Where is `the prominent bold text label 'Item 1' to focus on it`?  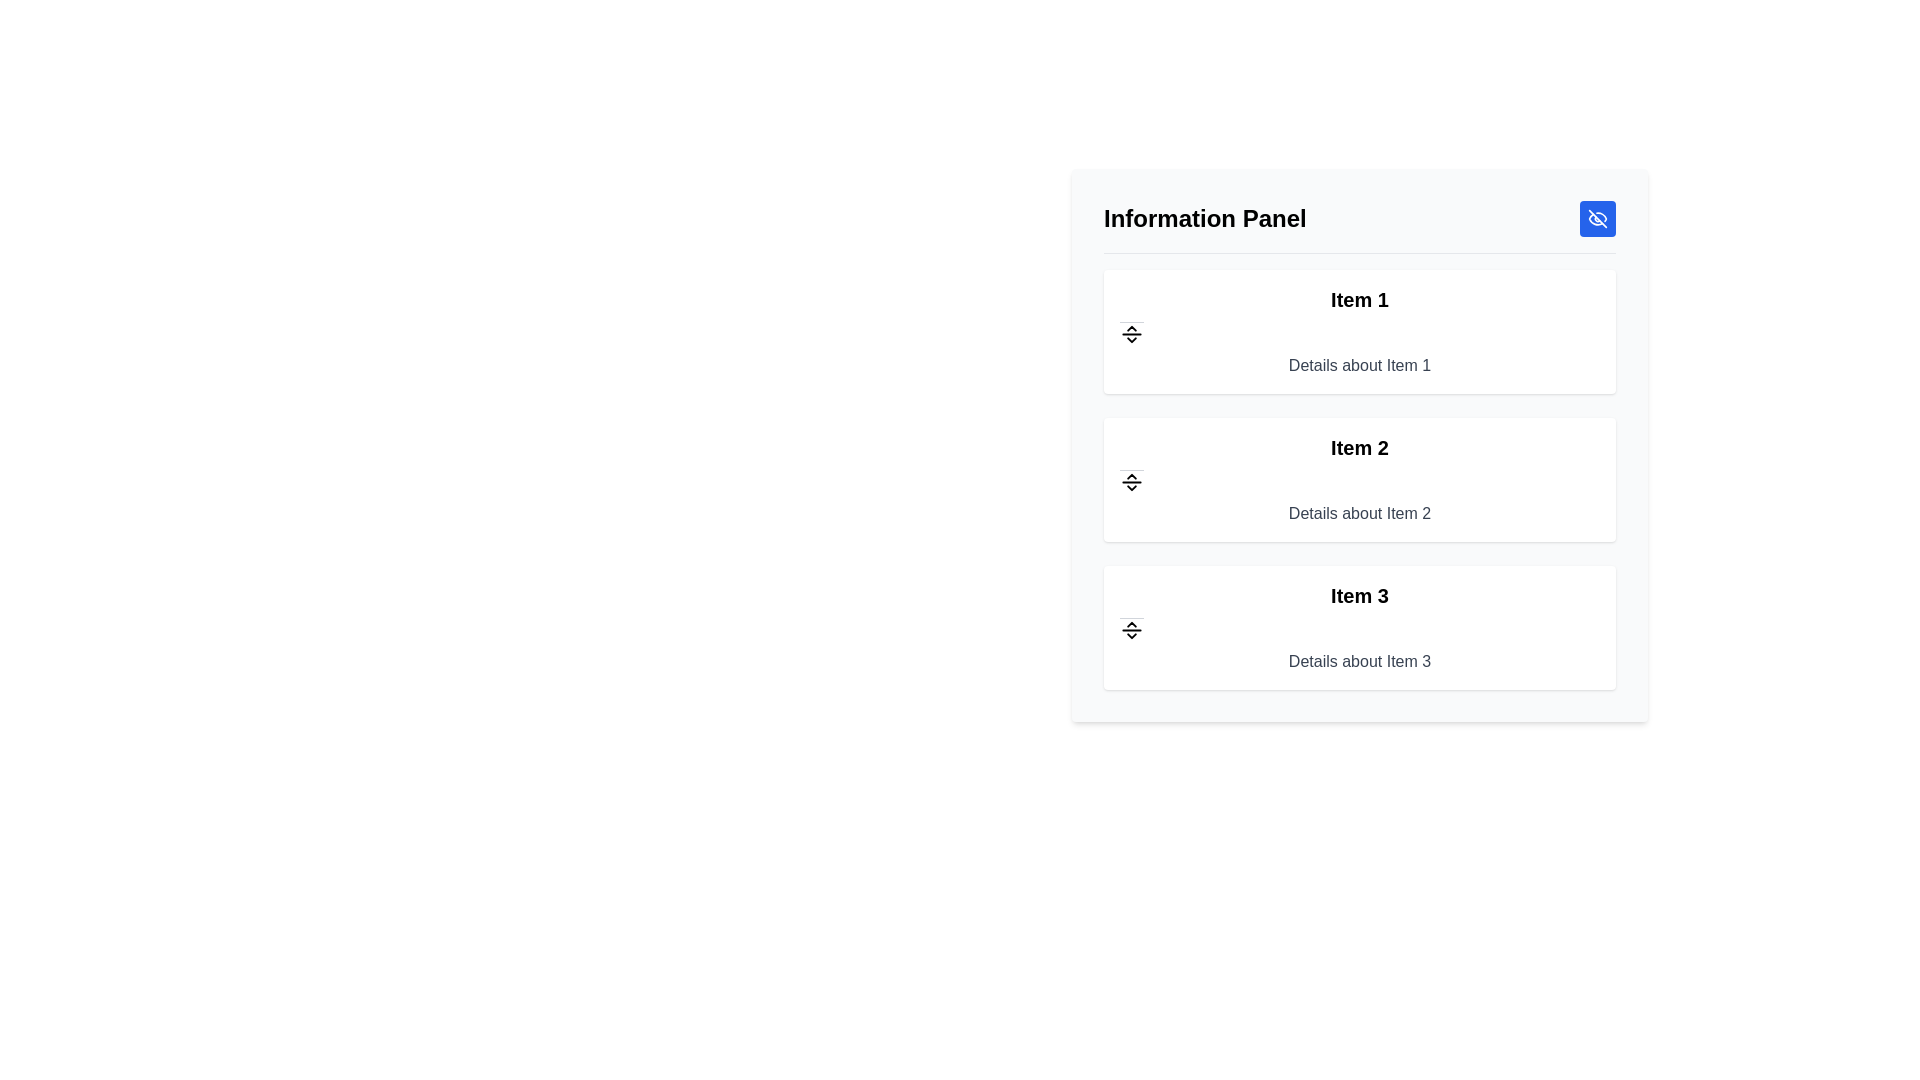 the prominent bold text label 'Item 1' to focus on it is located at coordinates (1359, 300).